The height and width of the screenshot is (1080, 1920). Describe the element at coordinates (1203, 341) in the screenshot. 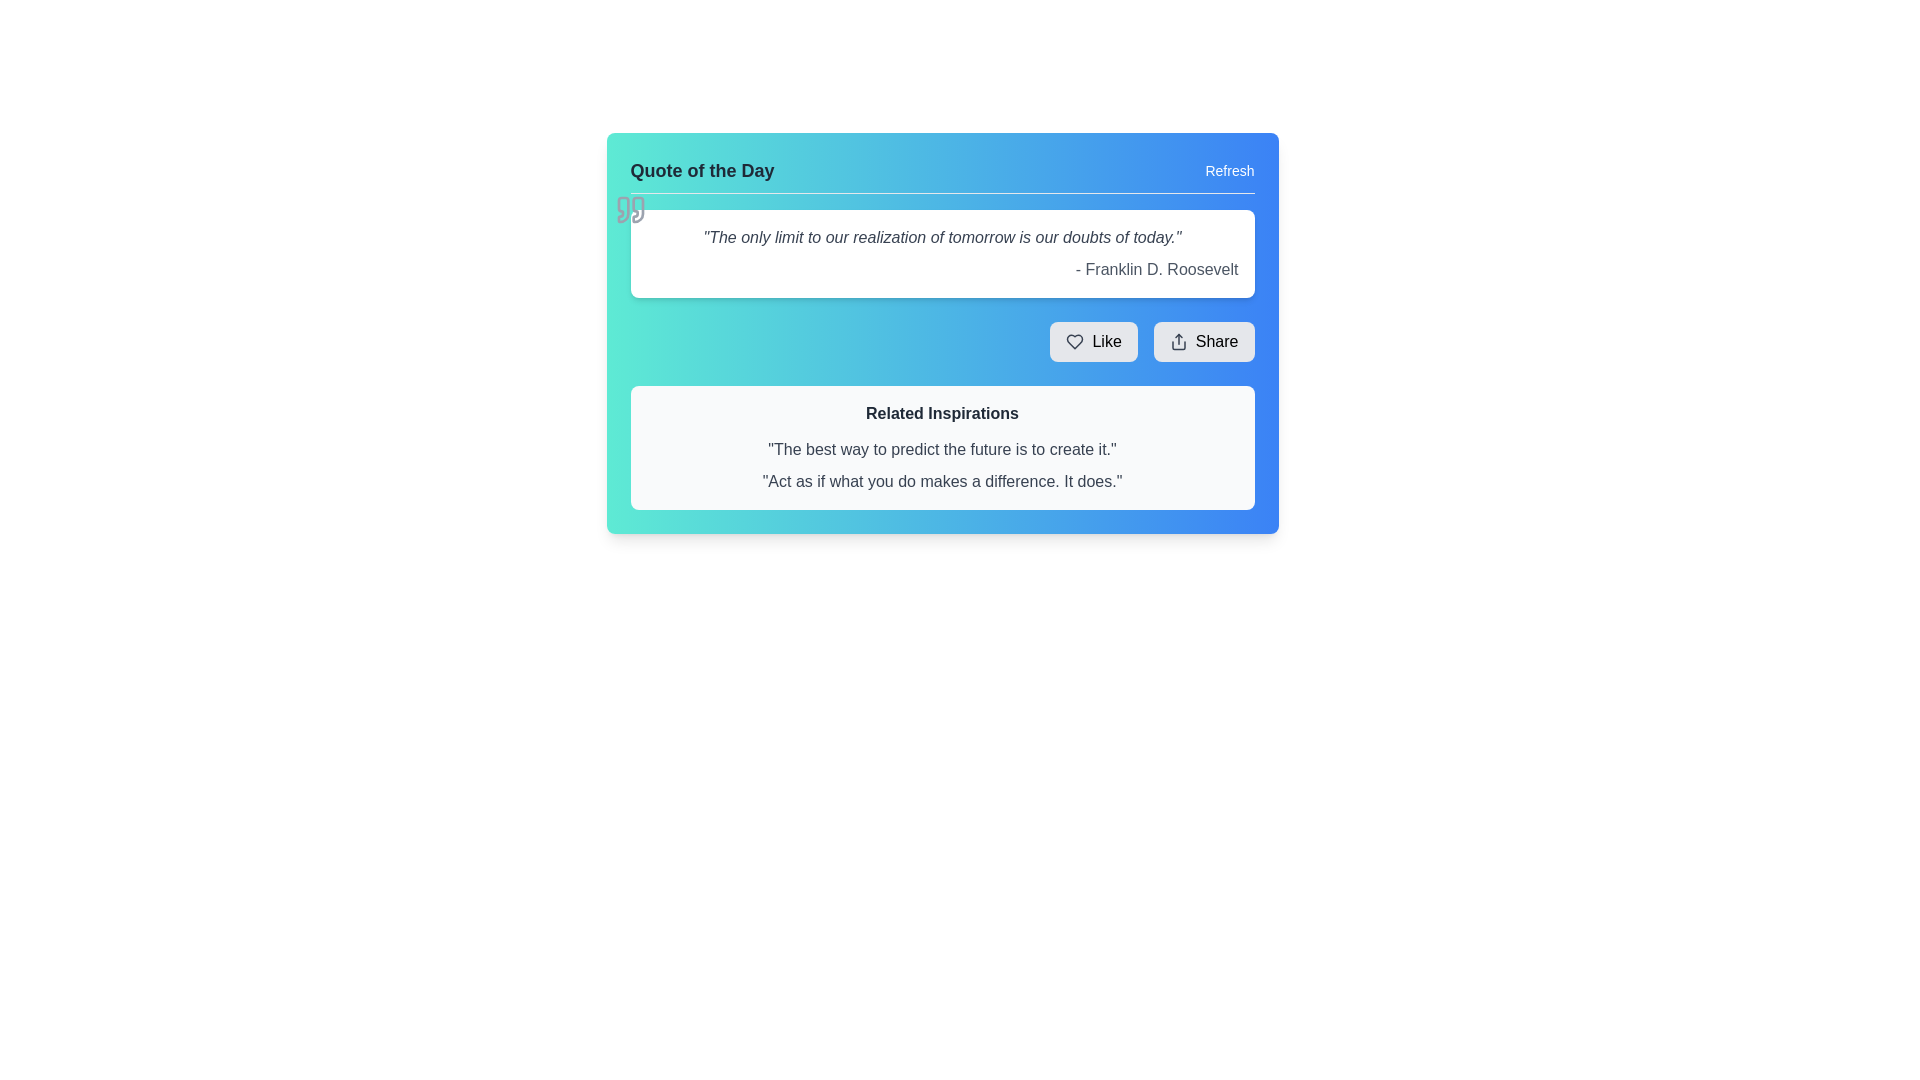

I see `the 'Share' button, which is a rounded rectangular button with a light gray background and a share icon, located in the bottom-right corner of a quote card interface` at that location.